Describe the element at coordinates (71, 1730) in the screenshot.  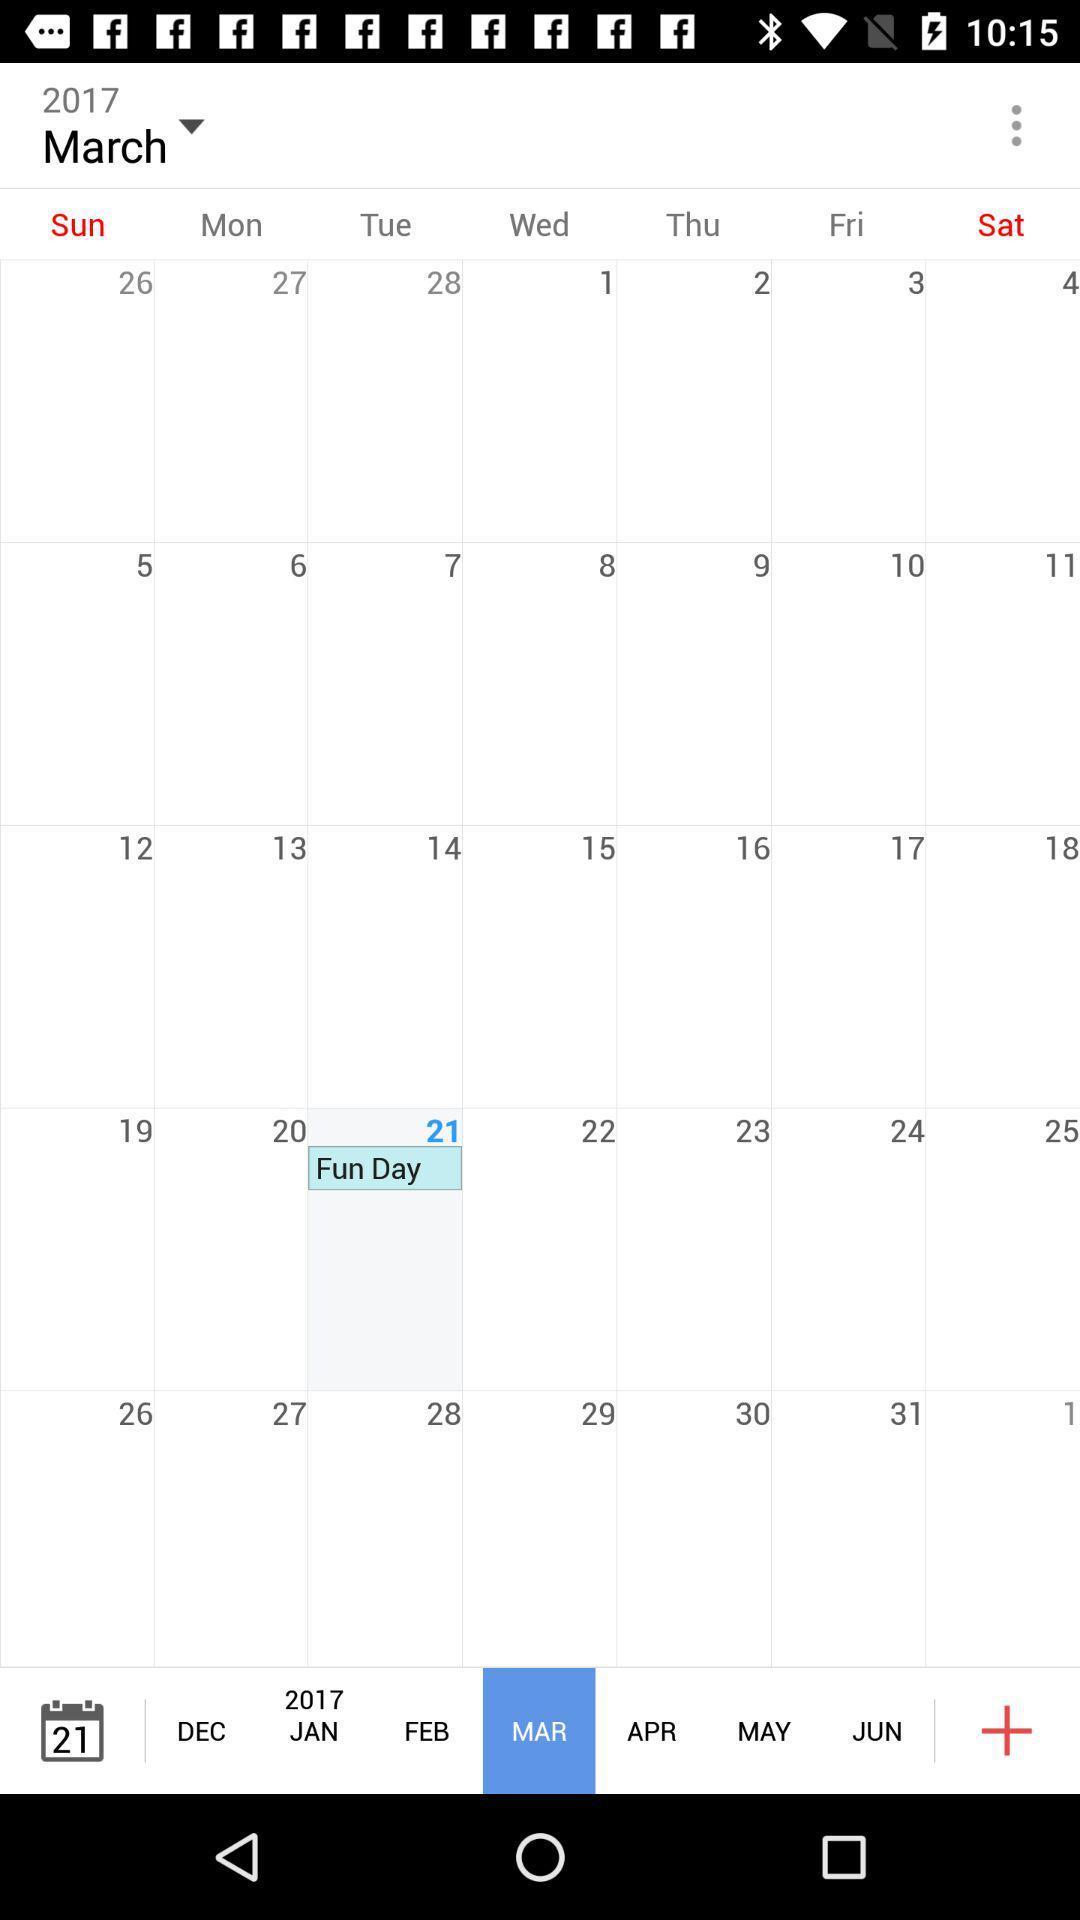
I see `the date_range icon` at that location.